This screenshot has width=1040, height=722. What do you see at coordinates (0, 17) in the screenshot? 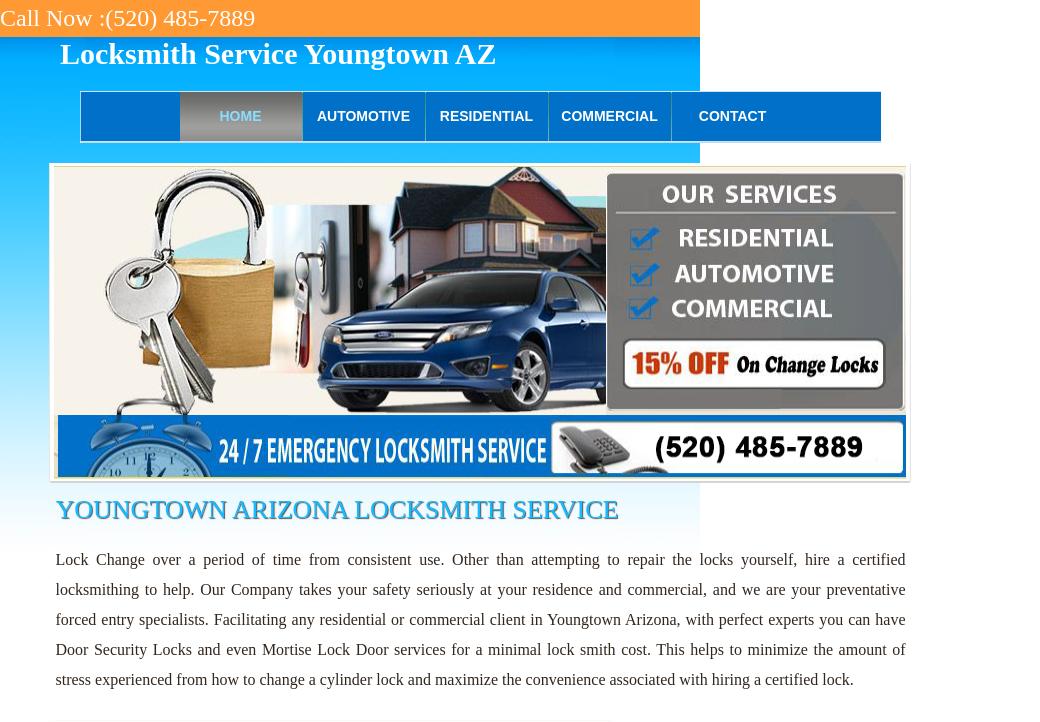
I see `'Call Now :(520) 485-7889'` at bounding box center [0, 17].